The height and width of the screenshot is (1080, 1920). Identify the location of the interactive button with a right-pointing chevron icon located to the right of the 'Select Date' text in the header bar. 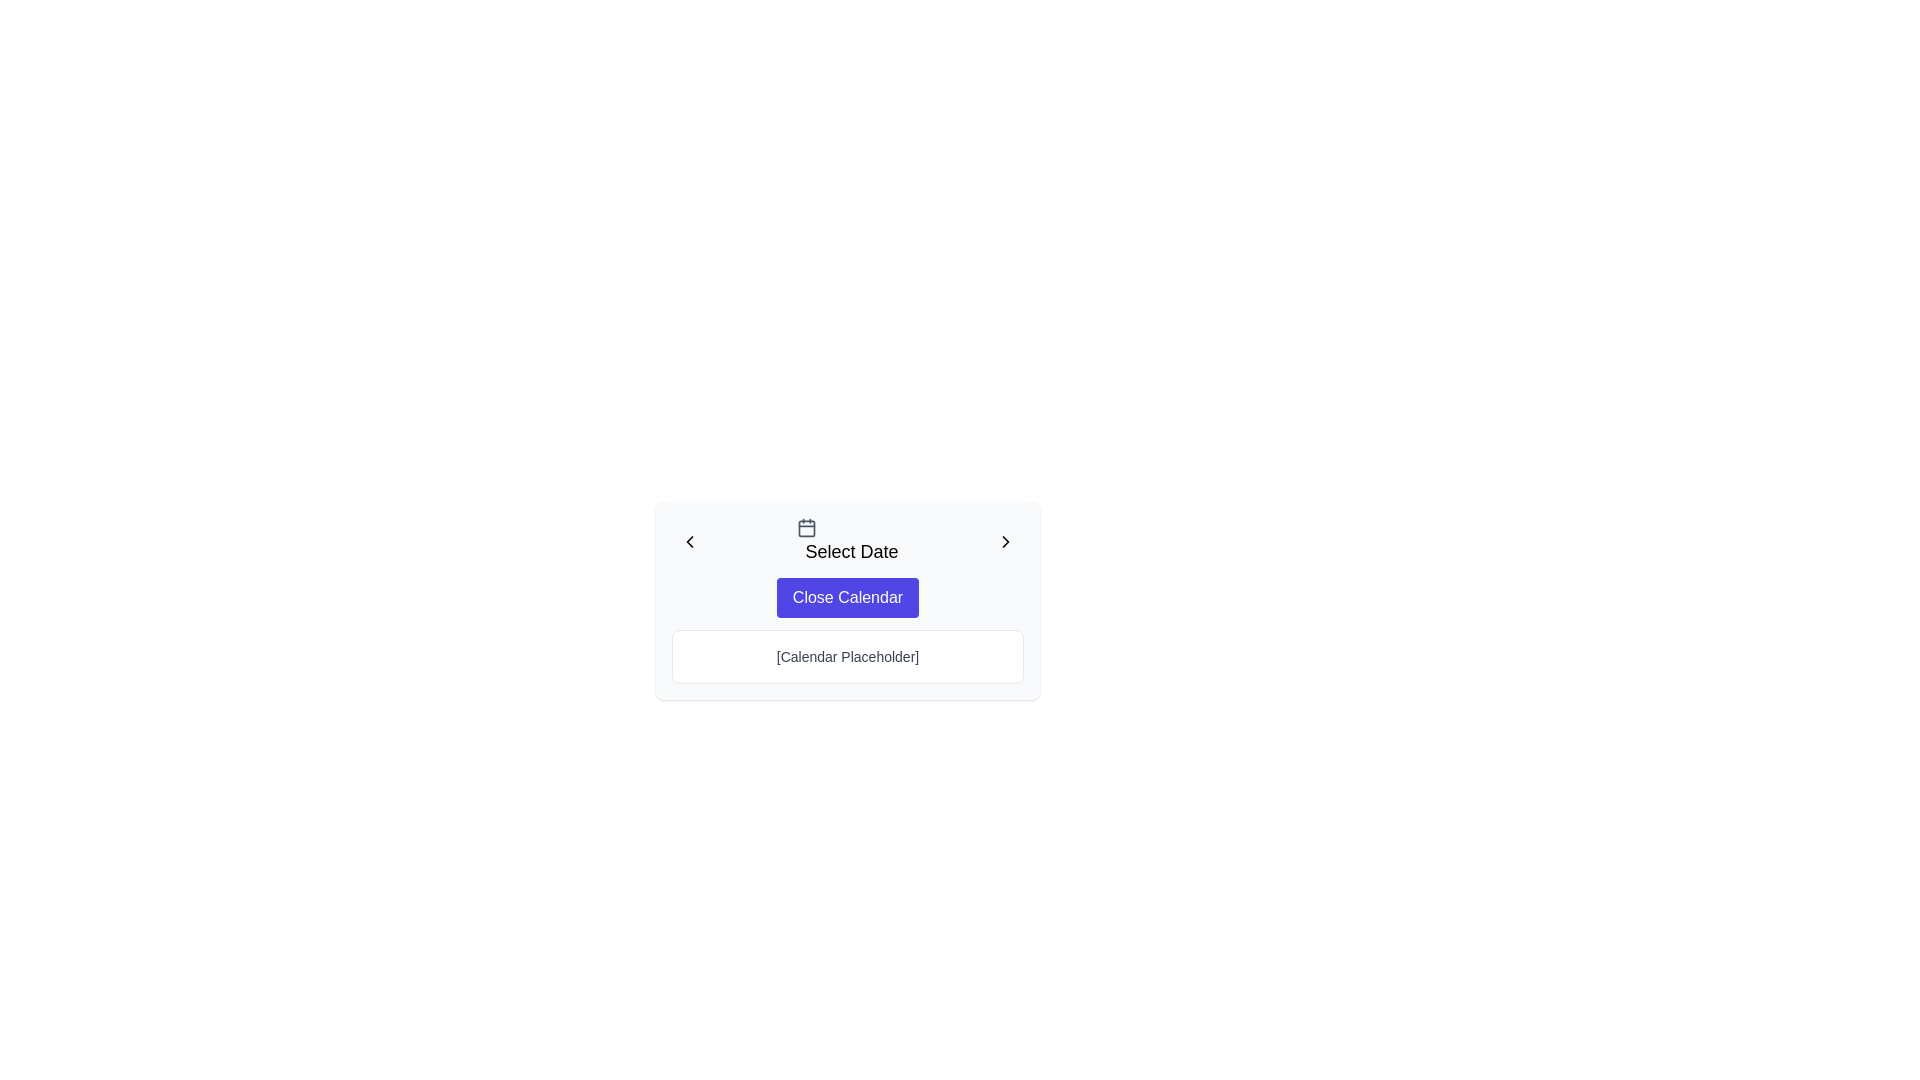
(1006, 542).